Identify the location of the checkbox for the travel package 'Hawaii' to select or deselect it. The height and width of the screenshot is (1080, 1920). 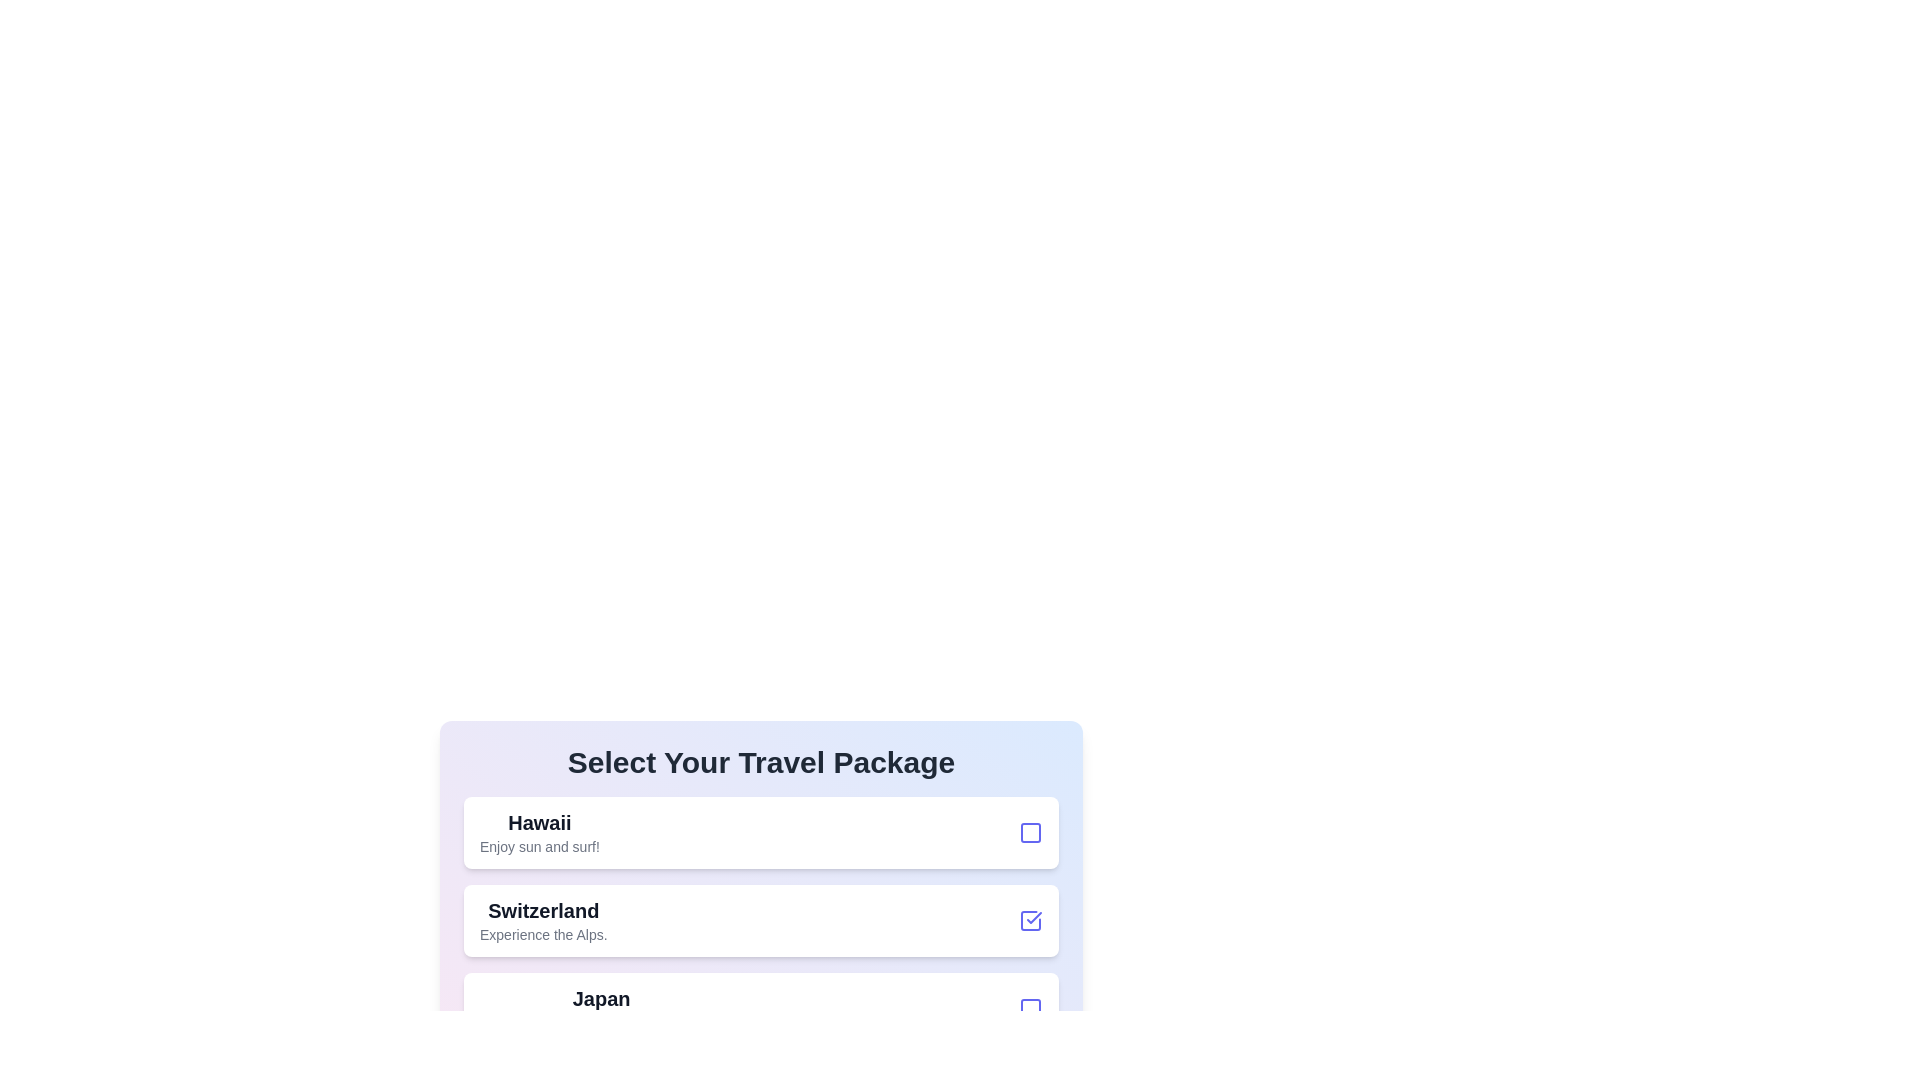
(1031, 833).